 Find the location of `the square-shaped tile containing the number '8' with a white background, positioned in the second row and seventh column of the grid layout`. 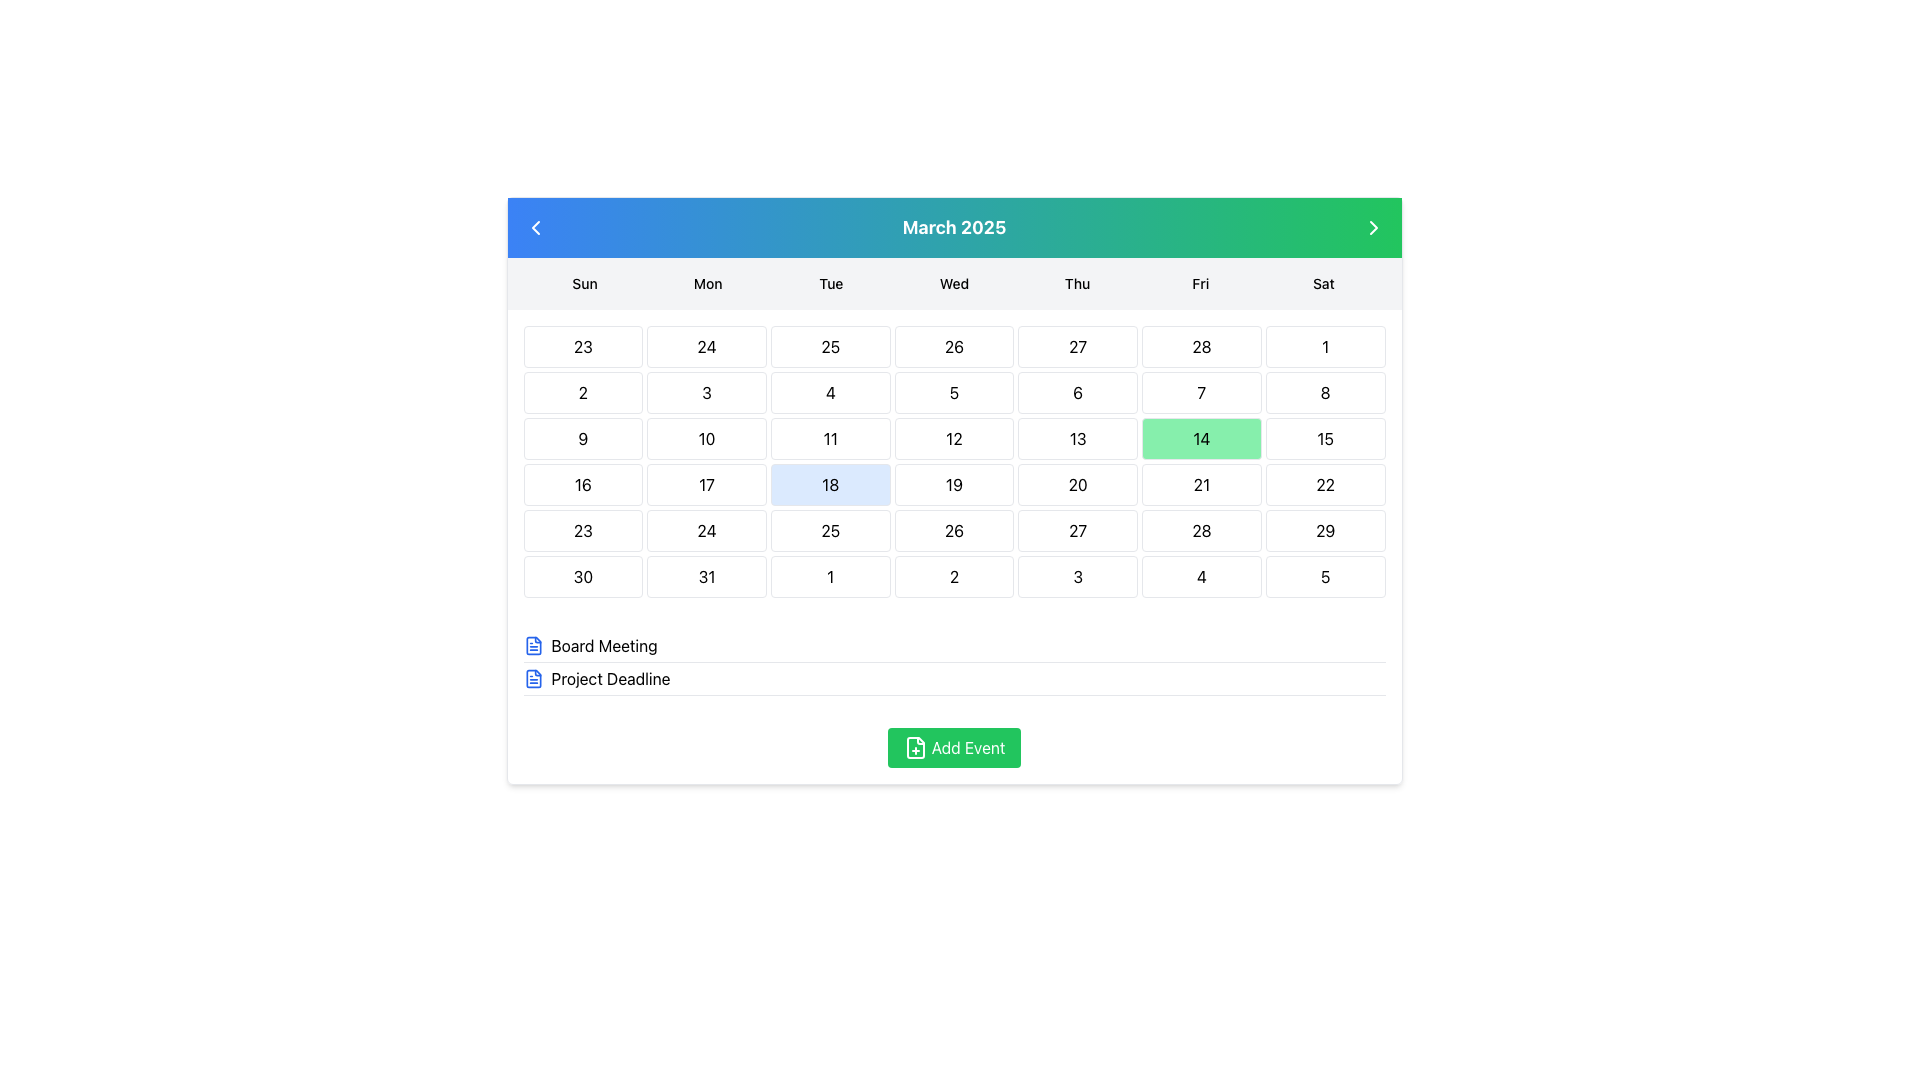

the square-shaped tile containing the number '8' with a white background, positioned in the second row and seventh column of the grid layout is located at coordinates (1325, 393).